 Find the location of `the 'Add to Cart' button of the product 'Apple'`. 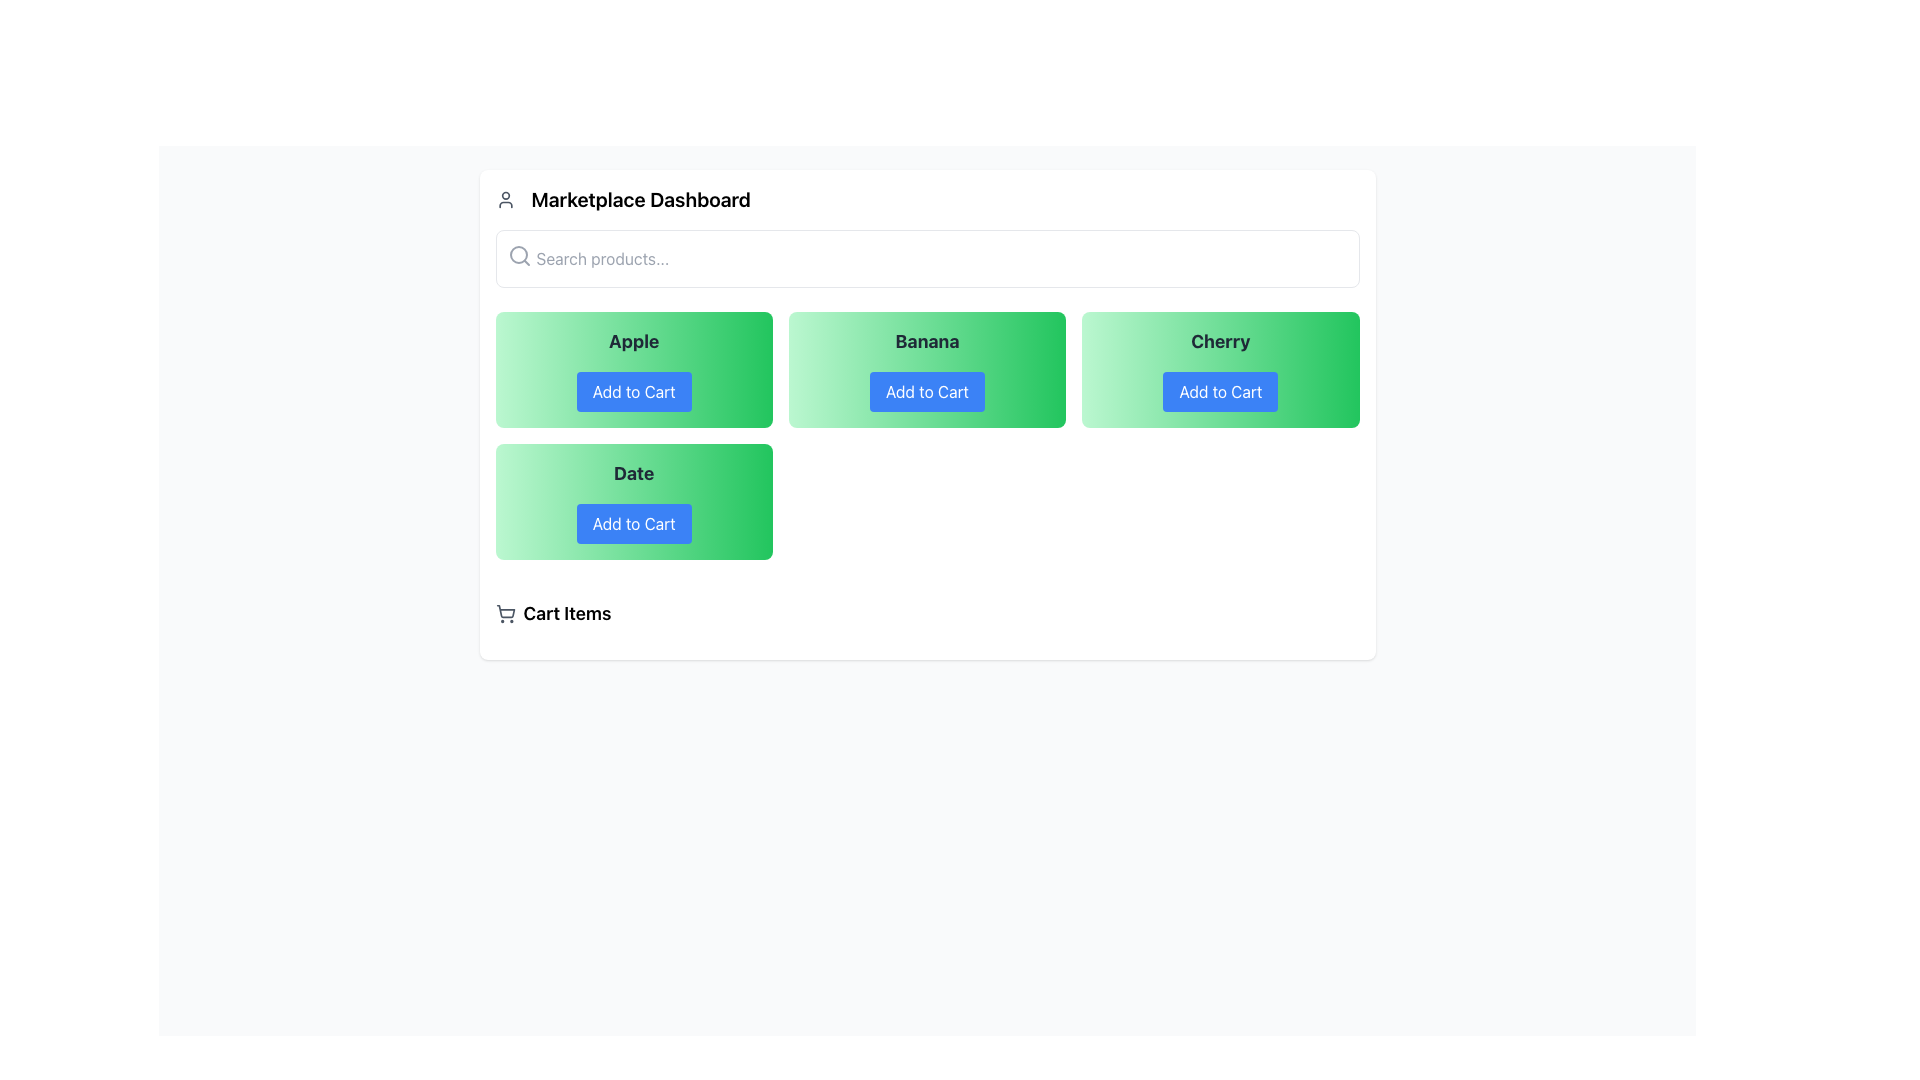

the 'Add to Cart' button of the product 'Apple' is located at coordinates (633, 370).